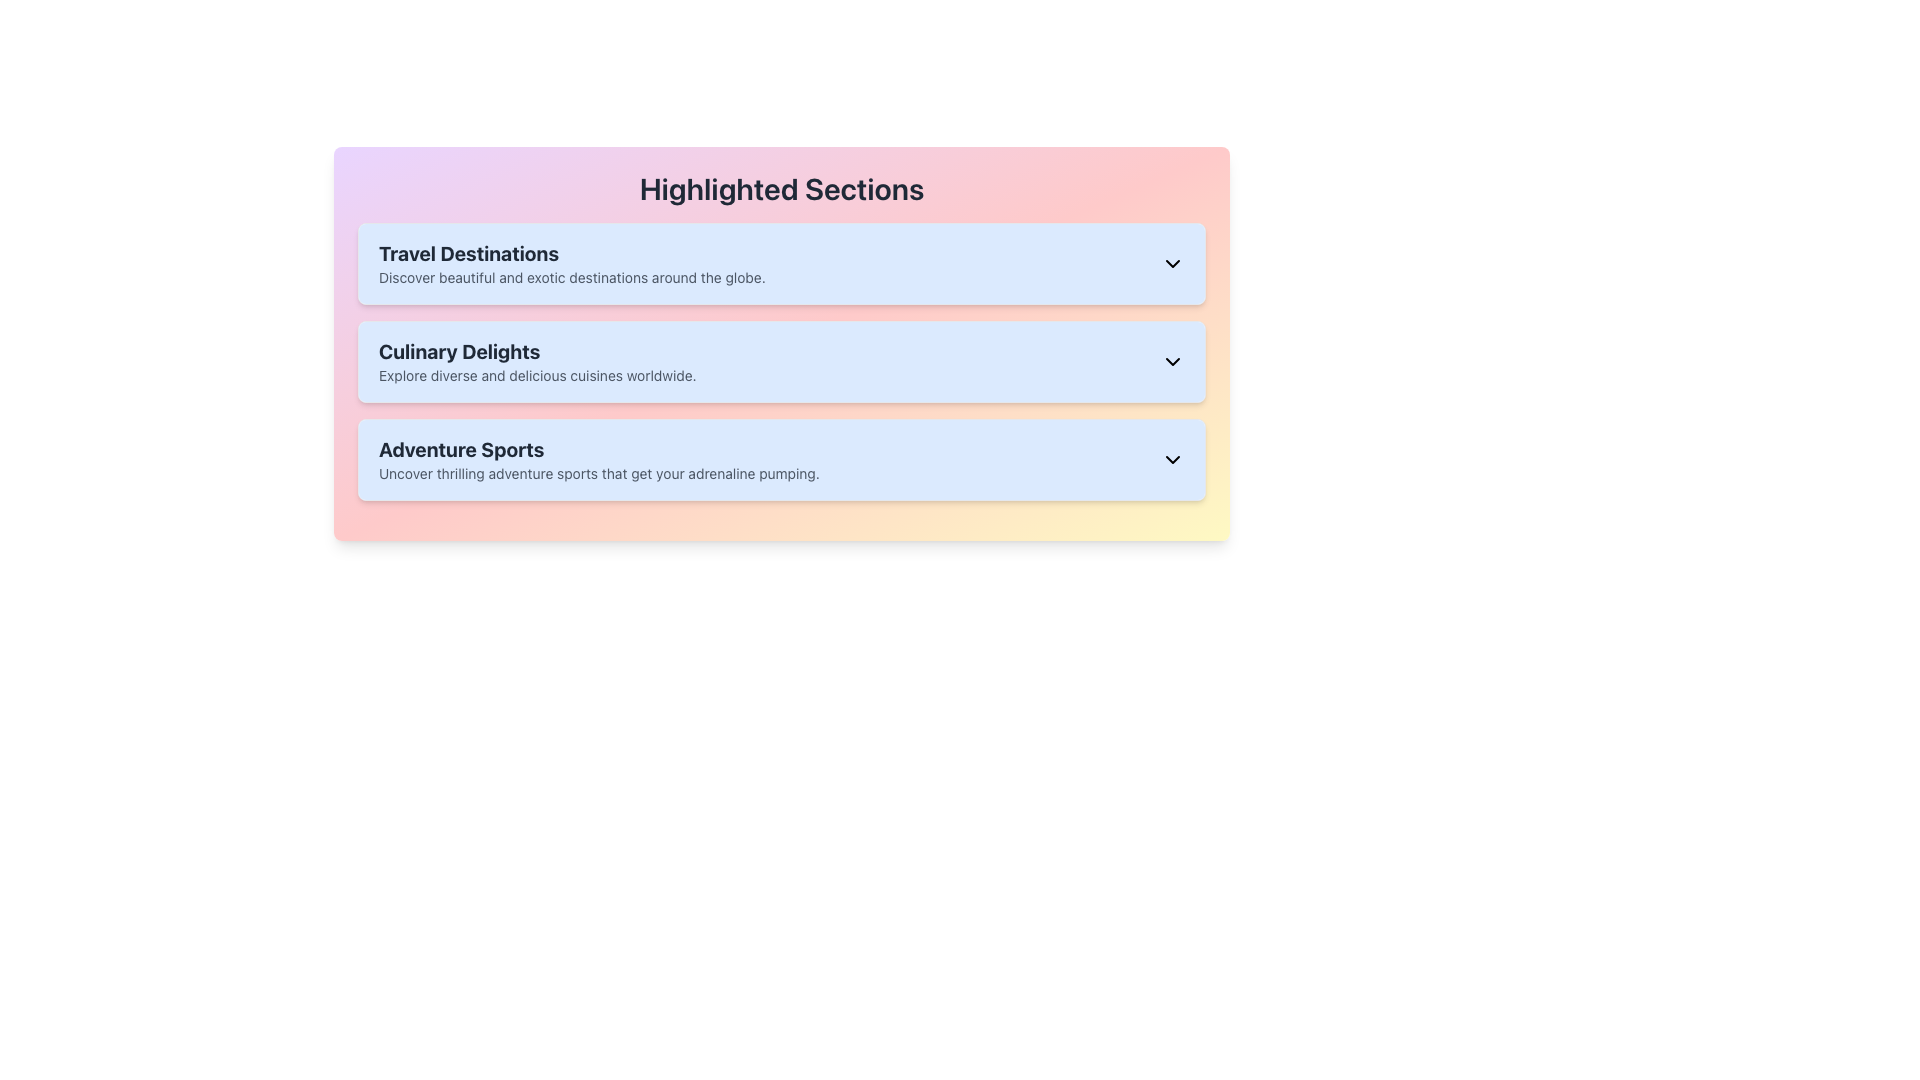 Image resolution: width=1920 pixels, height=1080 pixels. I want to click on the second chevron icon on the right side of the 'Culinary Delights' section, so click(1172, 362).